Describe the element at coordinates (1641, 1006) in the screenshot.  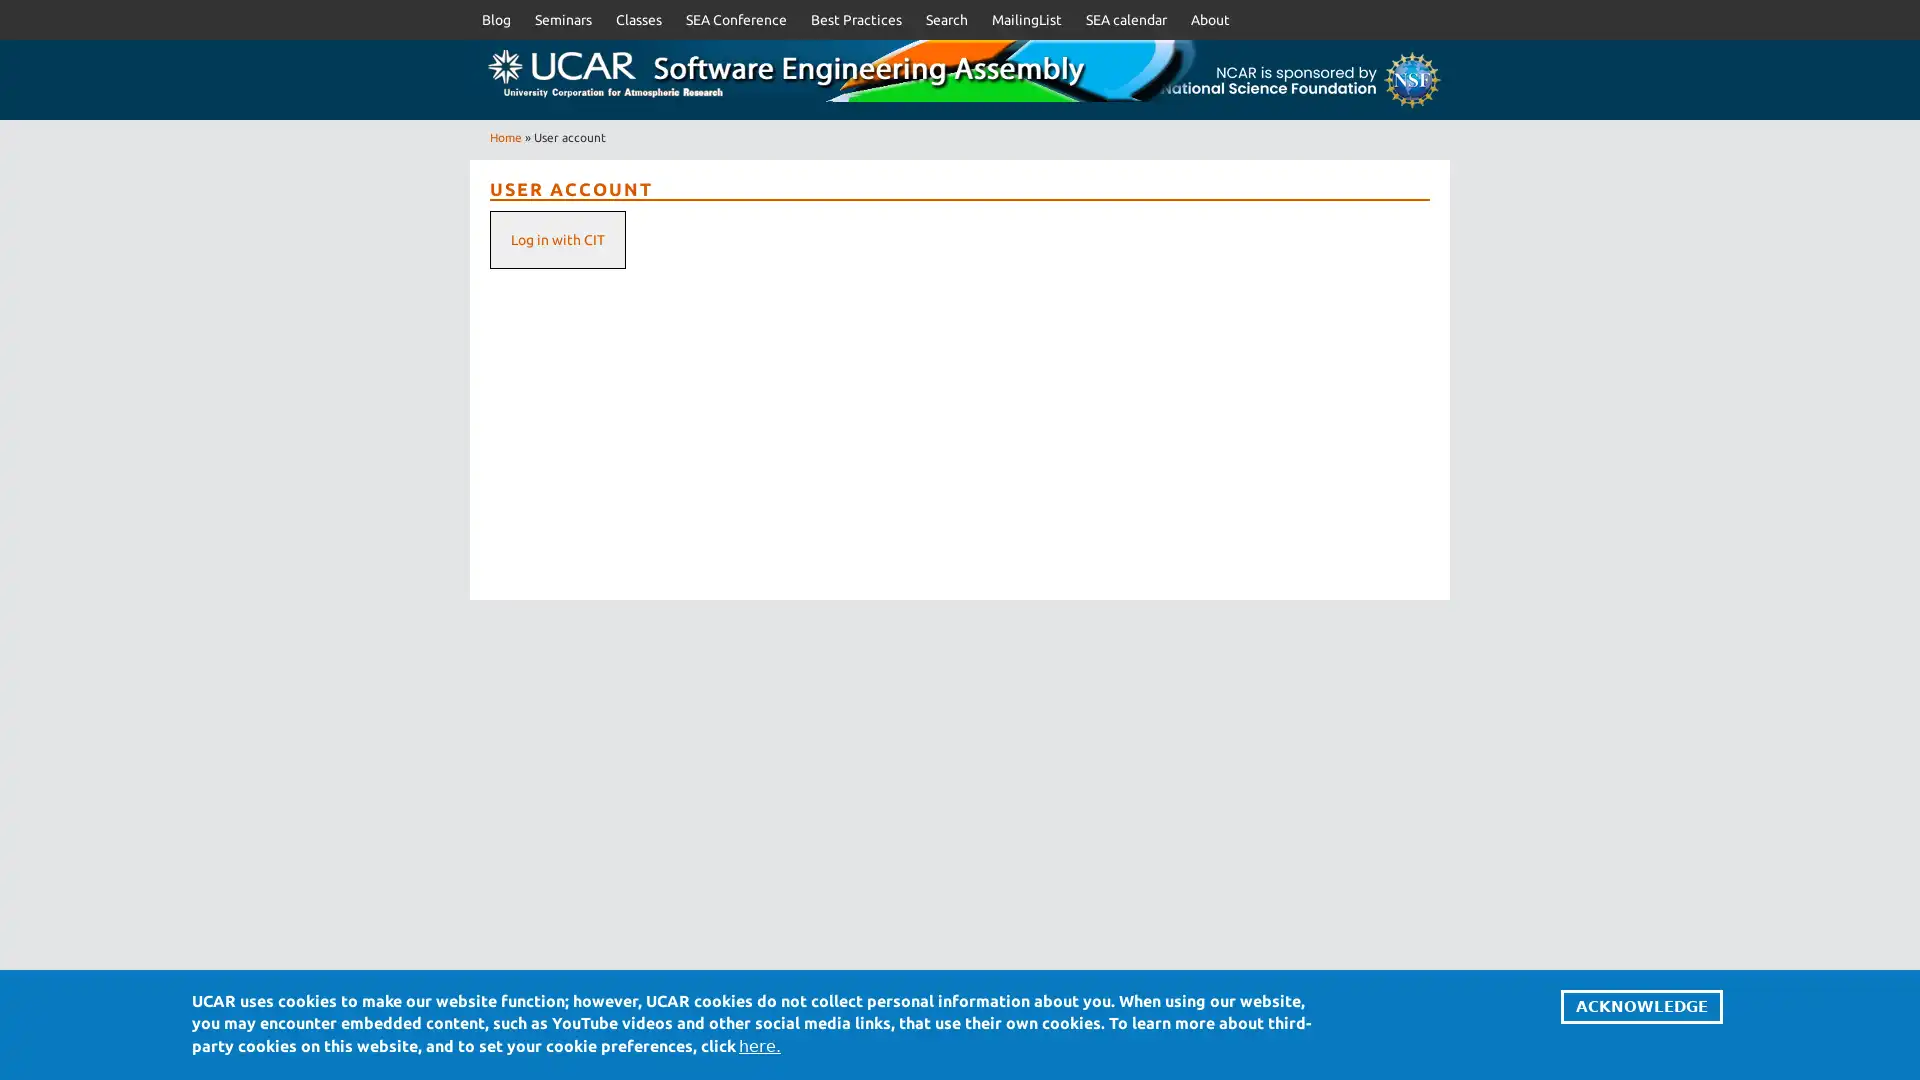
I see `ACKNOWLEDGE` at that location.